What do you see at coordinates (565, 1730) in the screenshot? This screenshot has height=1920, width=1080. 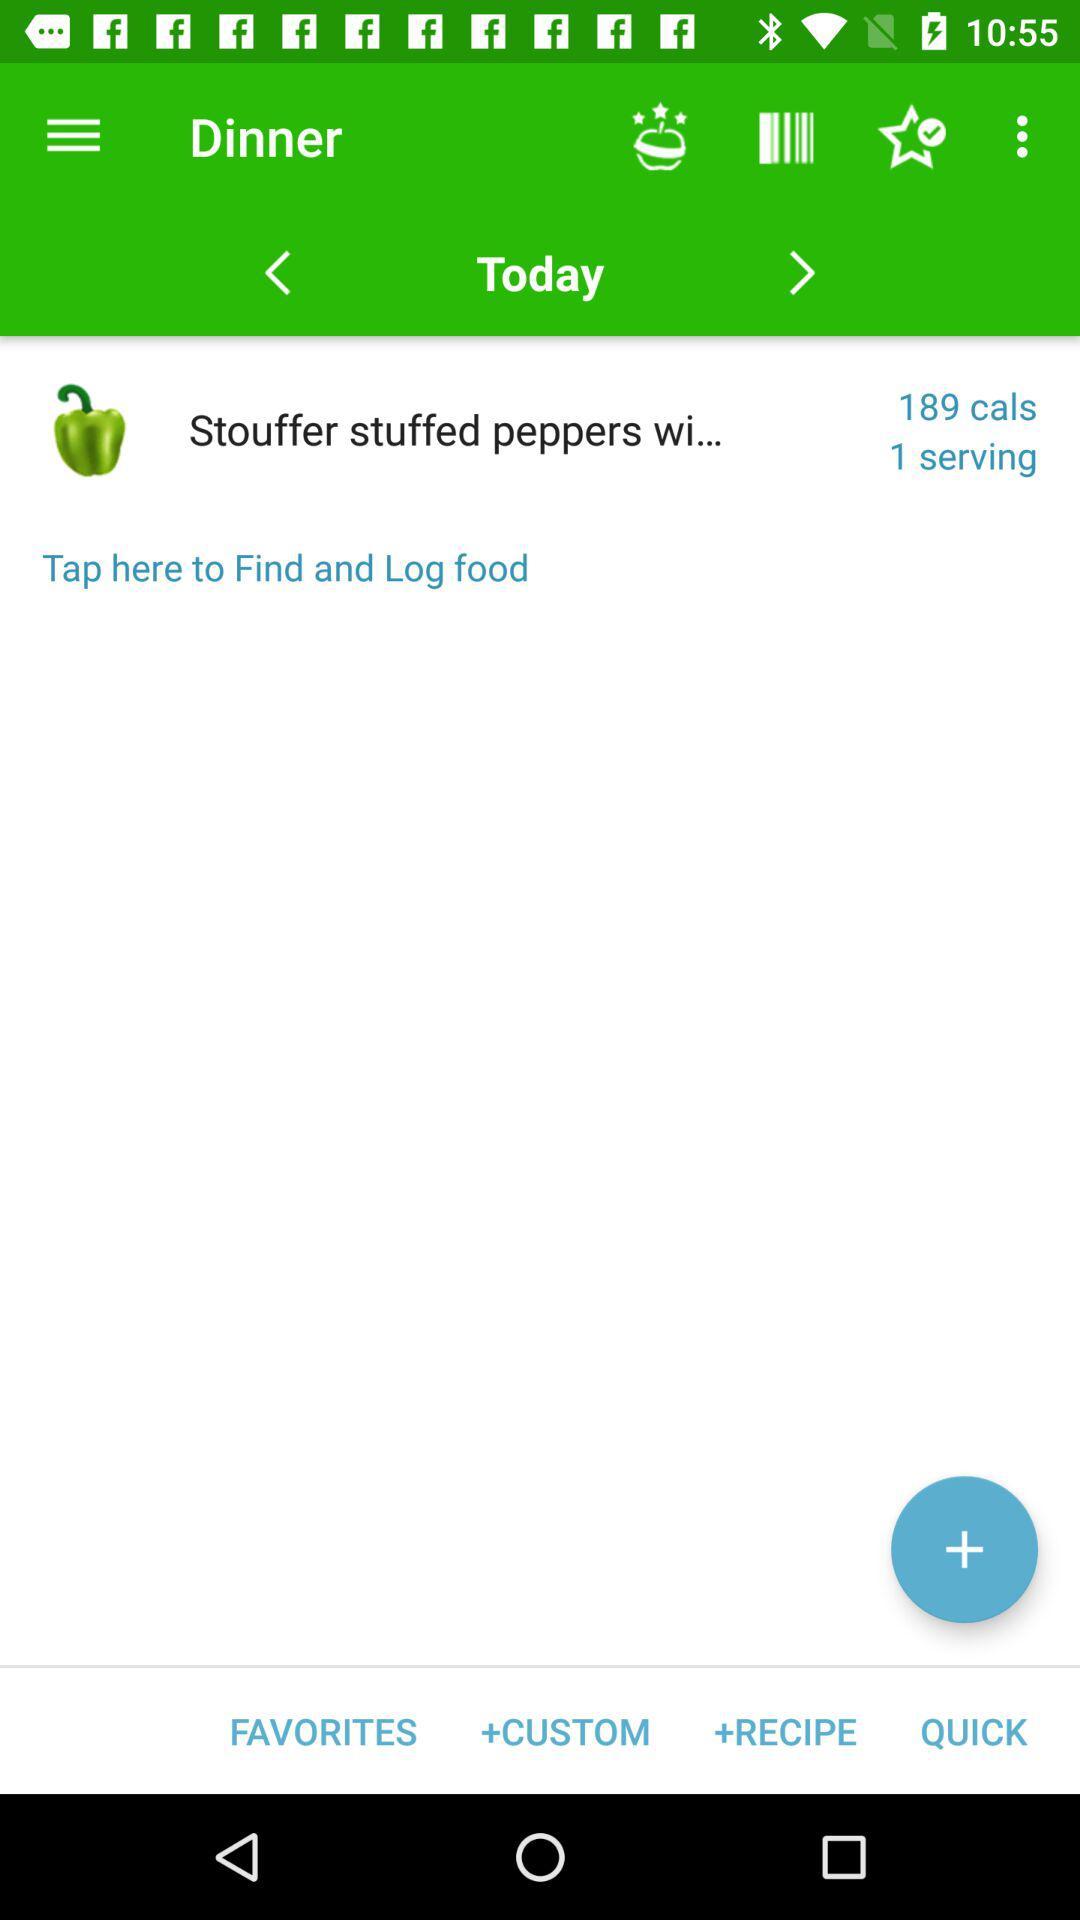 I see `the icon to the right of the favorites` at bounding box center [565, 1730].